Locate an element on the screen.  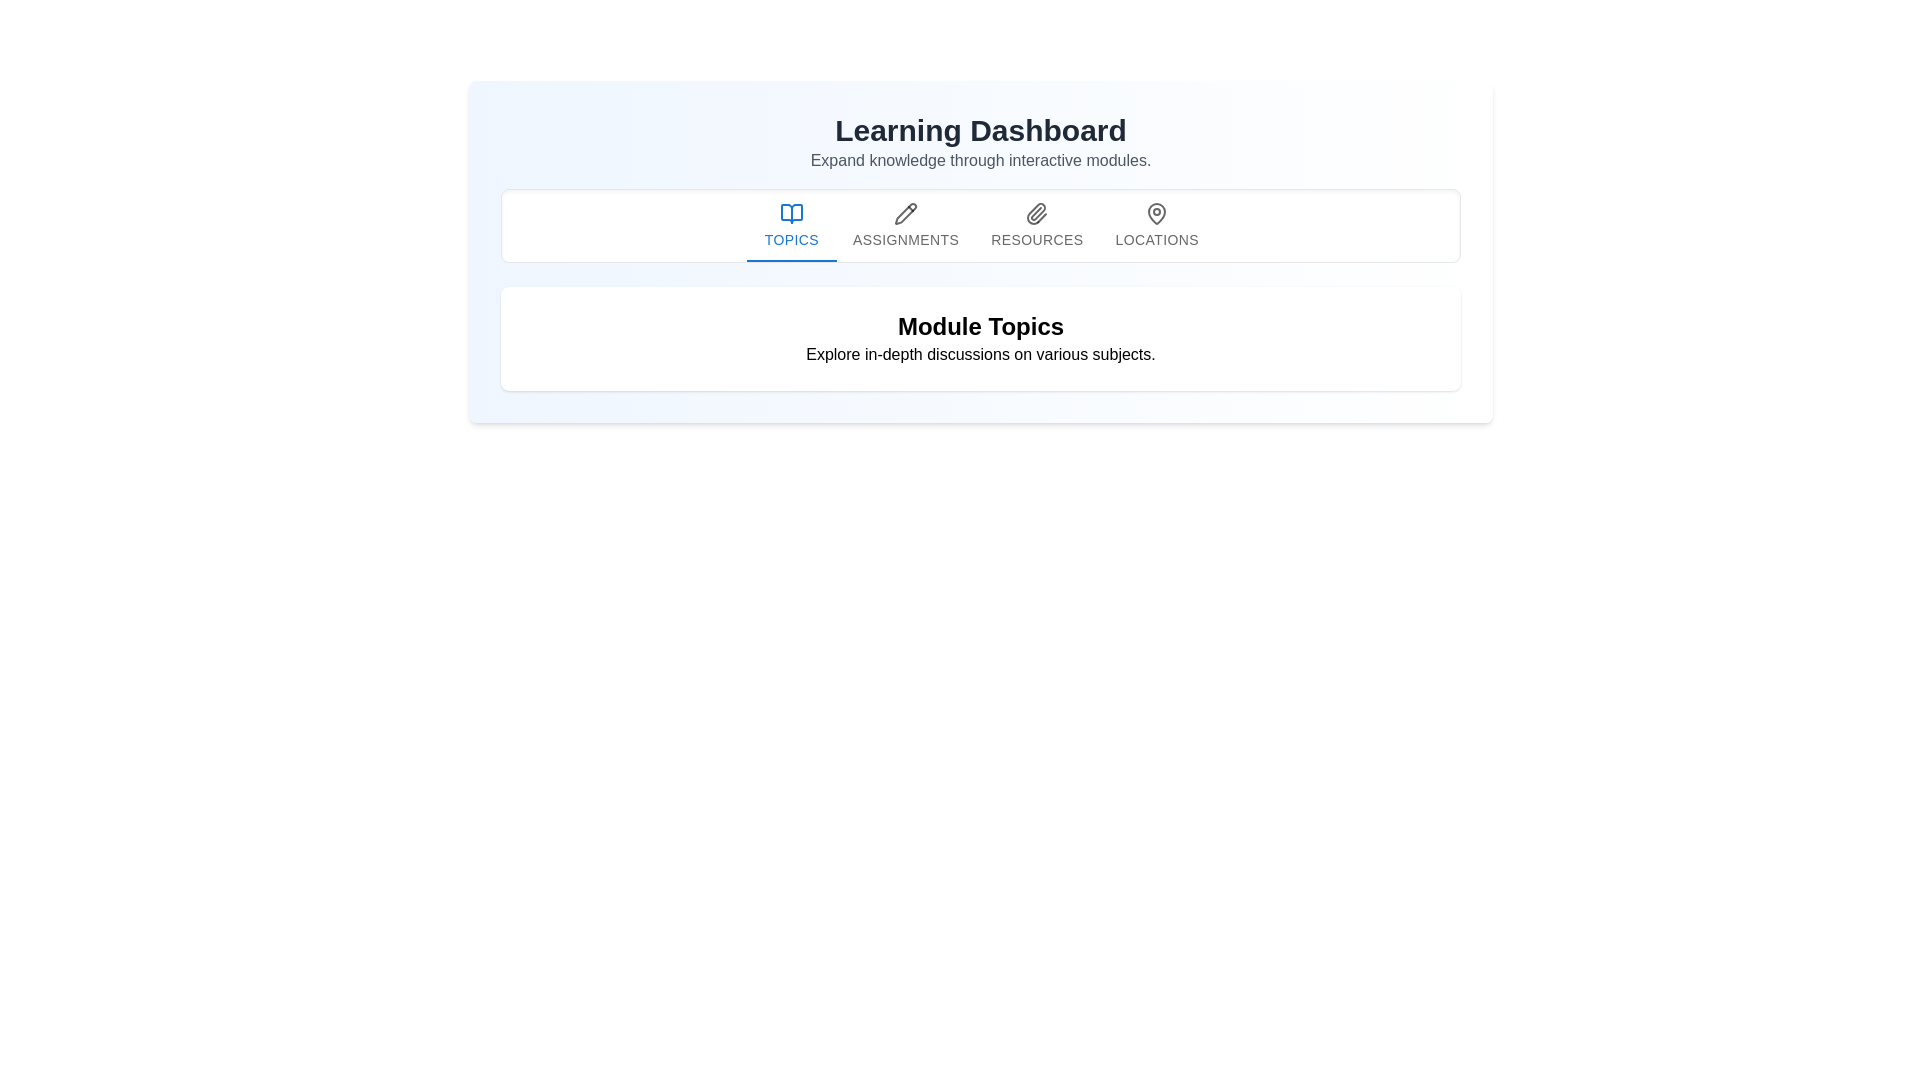
the currently selected tab indicator for 'Topics' located beneath the 'Topics' tab button in the navigation bar of the Learning Dashboard is located at coordinates (791, 260).